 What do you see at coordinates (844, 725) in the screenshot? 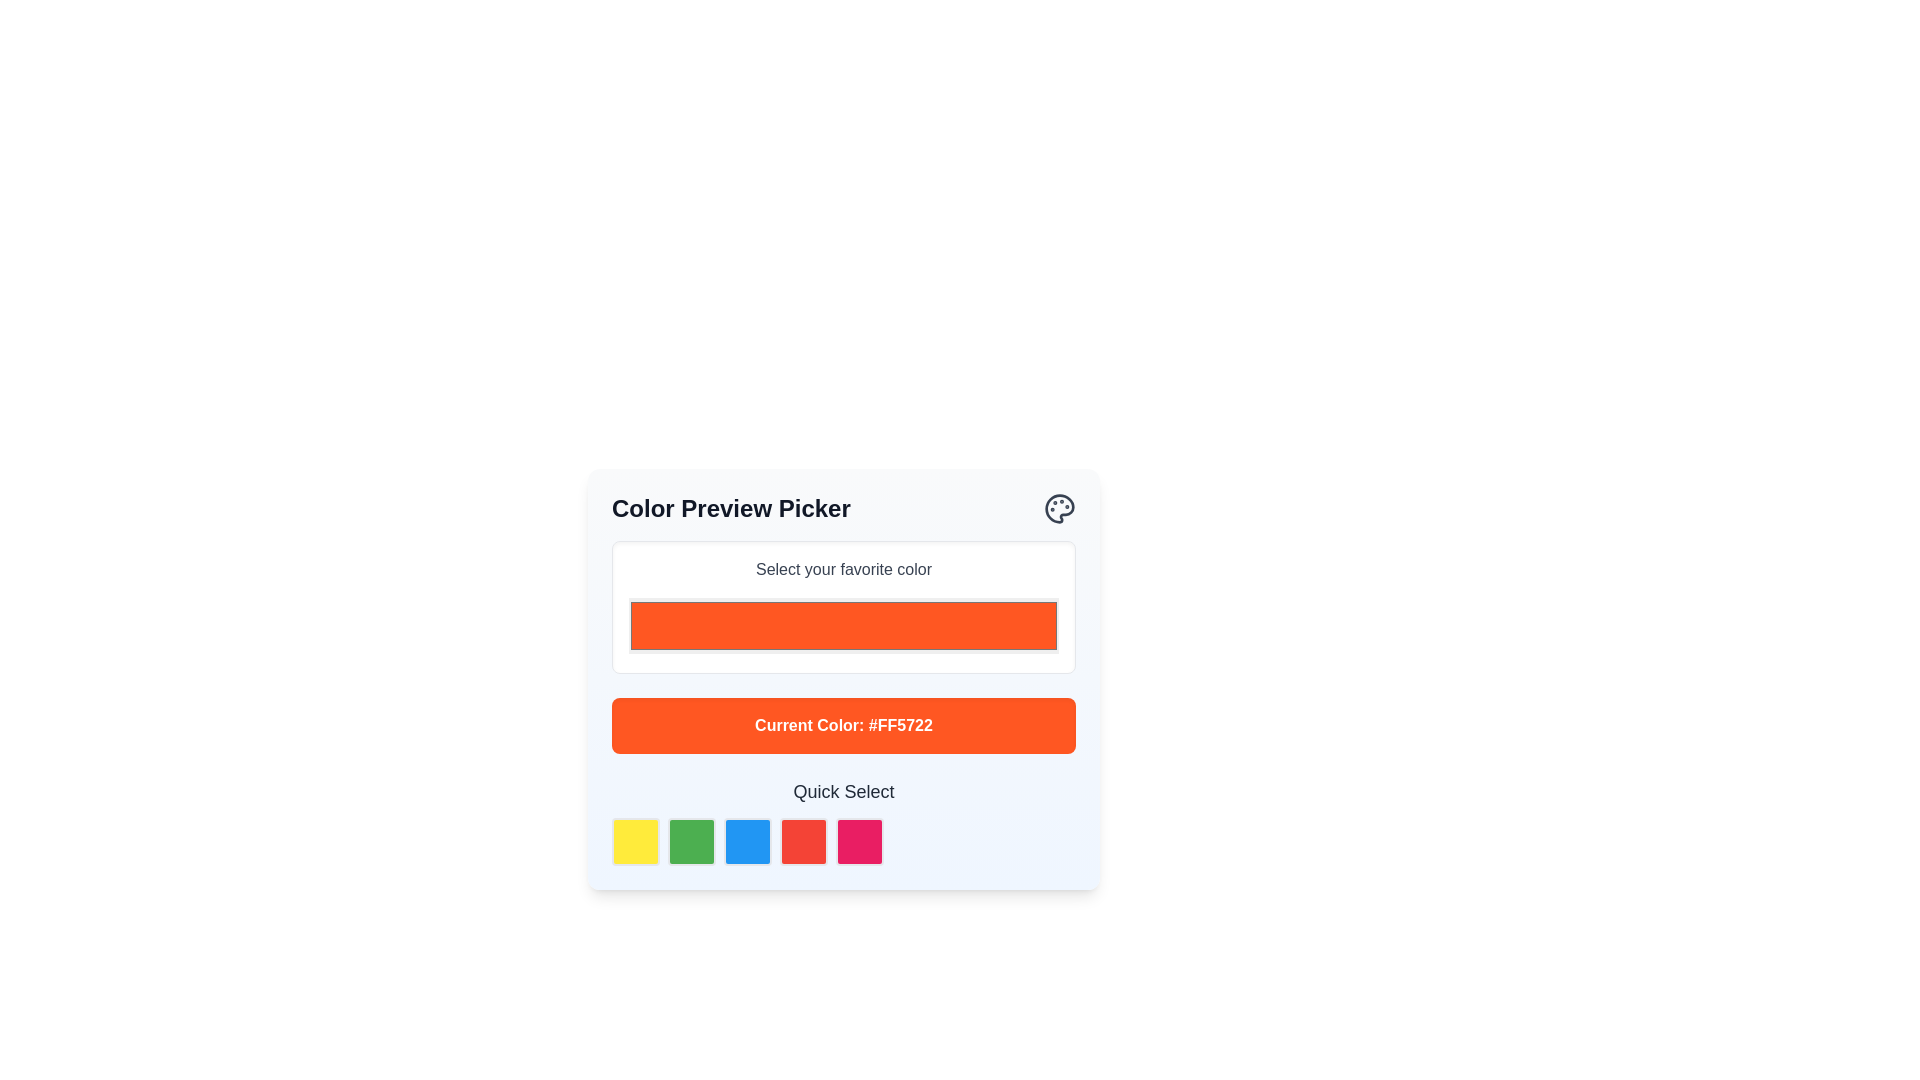
I see `the Text label that displays 'Current Color: #FF5722', which is an orange rectangular box with rounded corners located in the 'Color Preview Picker' section, directly below 'Select your favorite color'` at bounding box center [844, 725].